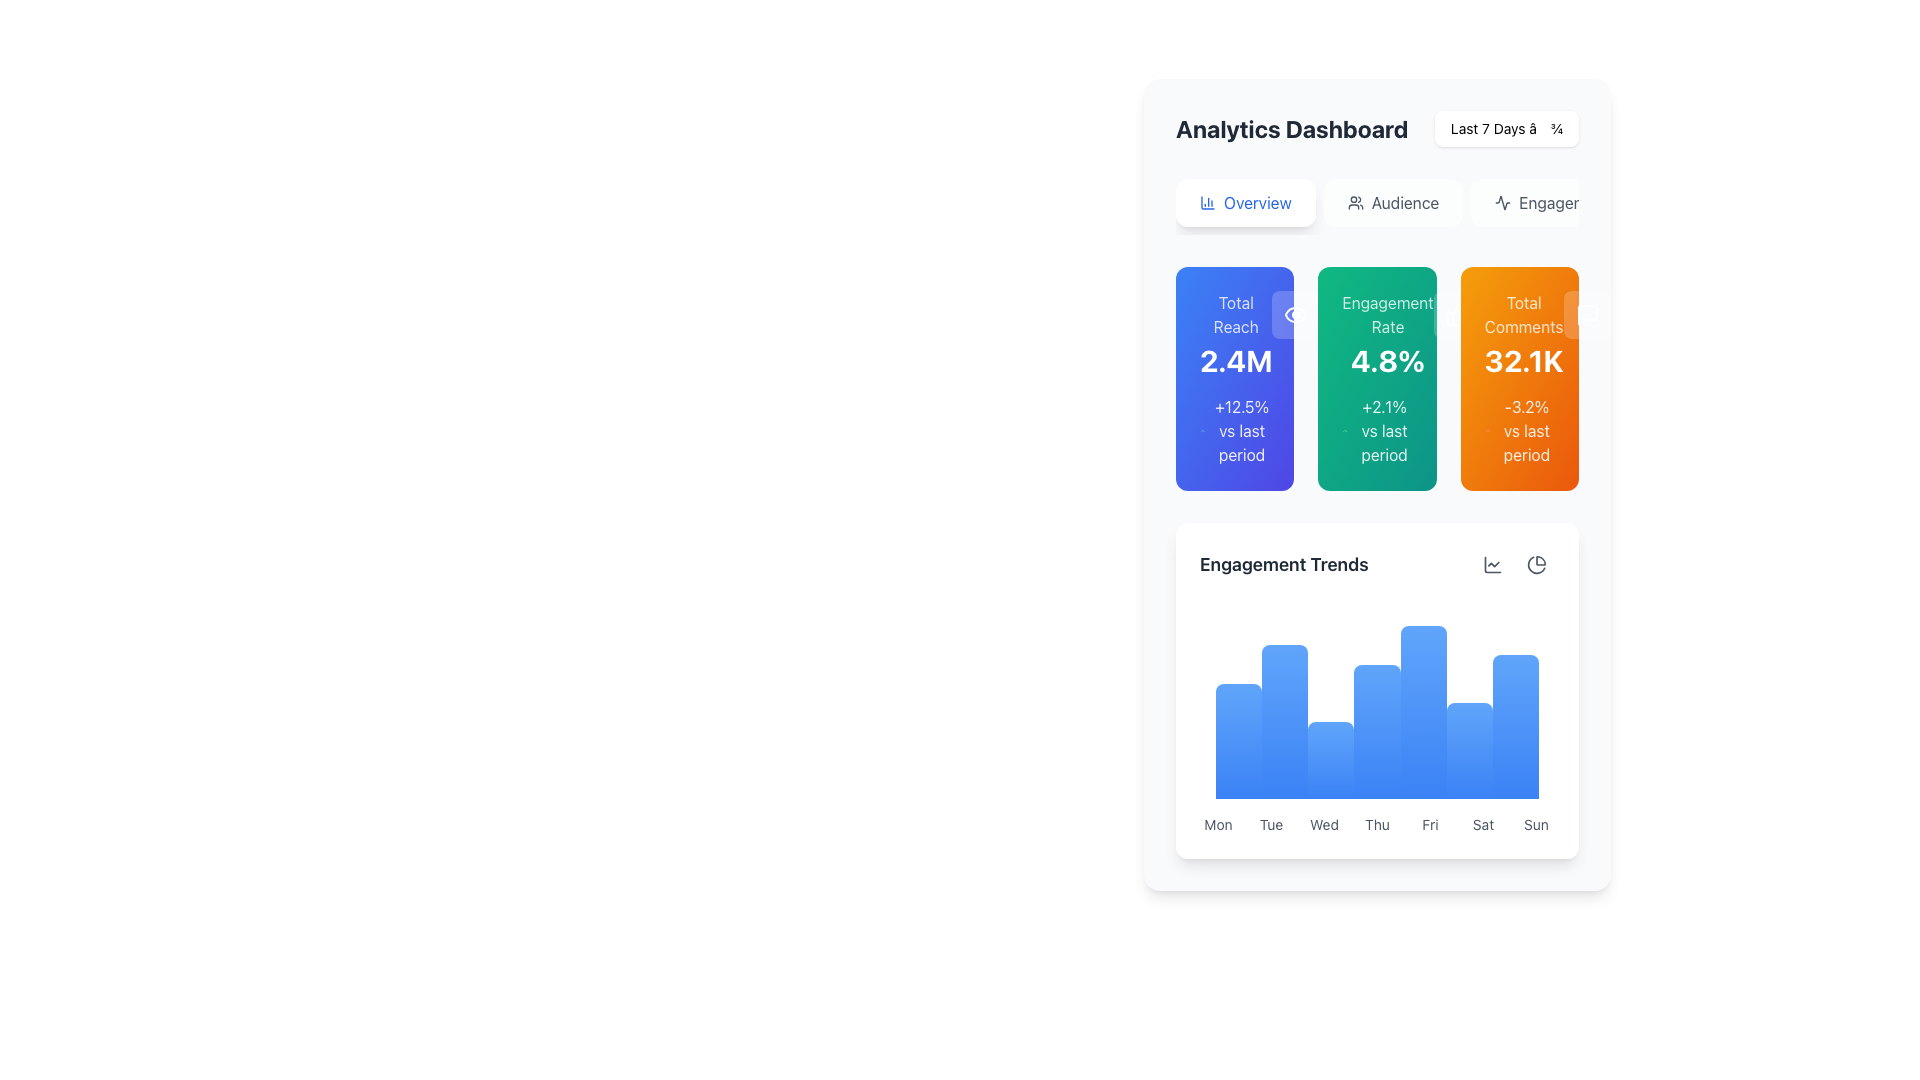 This screenshot has width=1920, height=1080. Describe the element at coordinates (1563, 203) in the screenshot. I see `the 'Engagement' text label located near the top-right corner of the 'Analytics Dashboard' section` at that location.